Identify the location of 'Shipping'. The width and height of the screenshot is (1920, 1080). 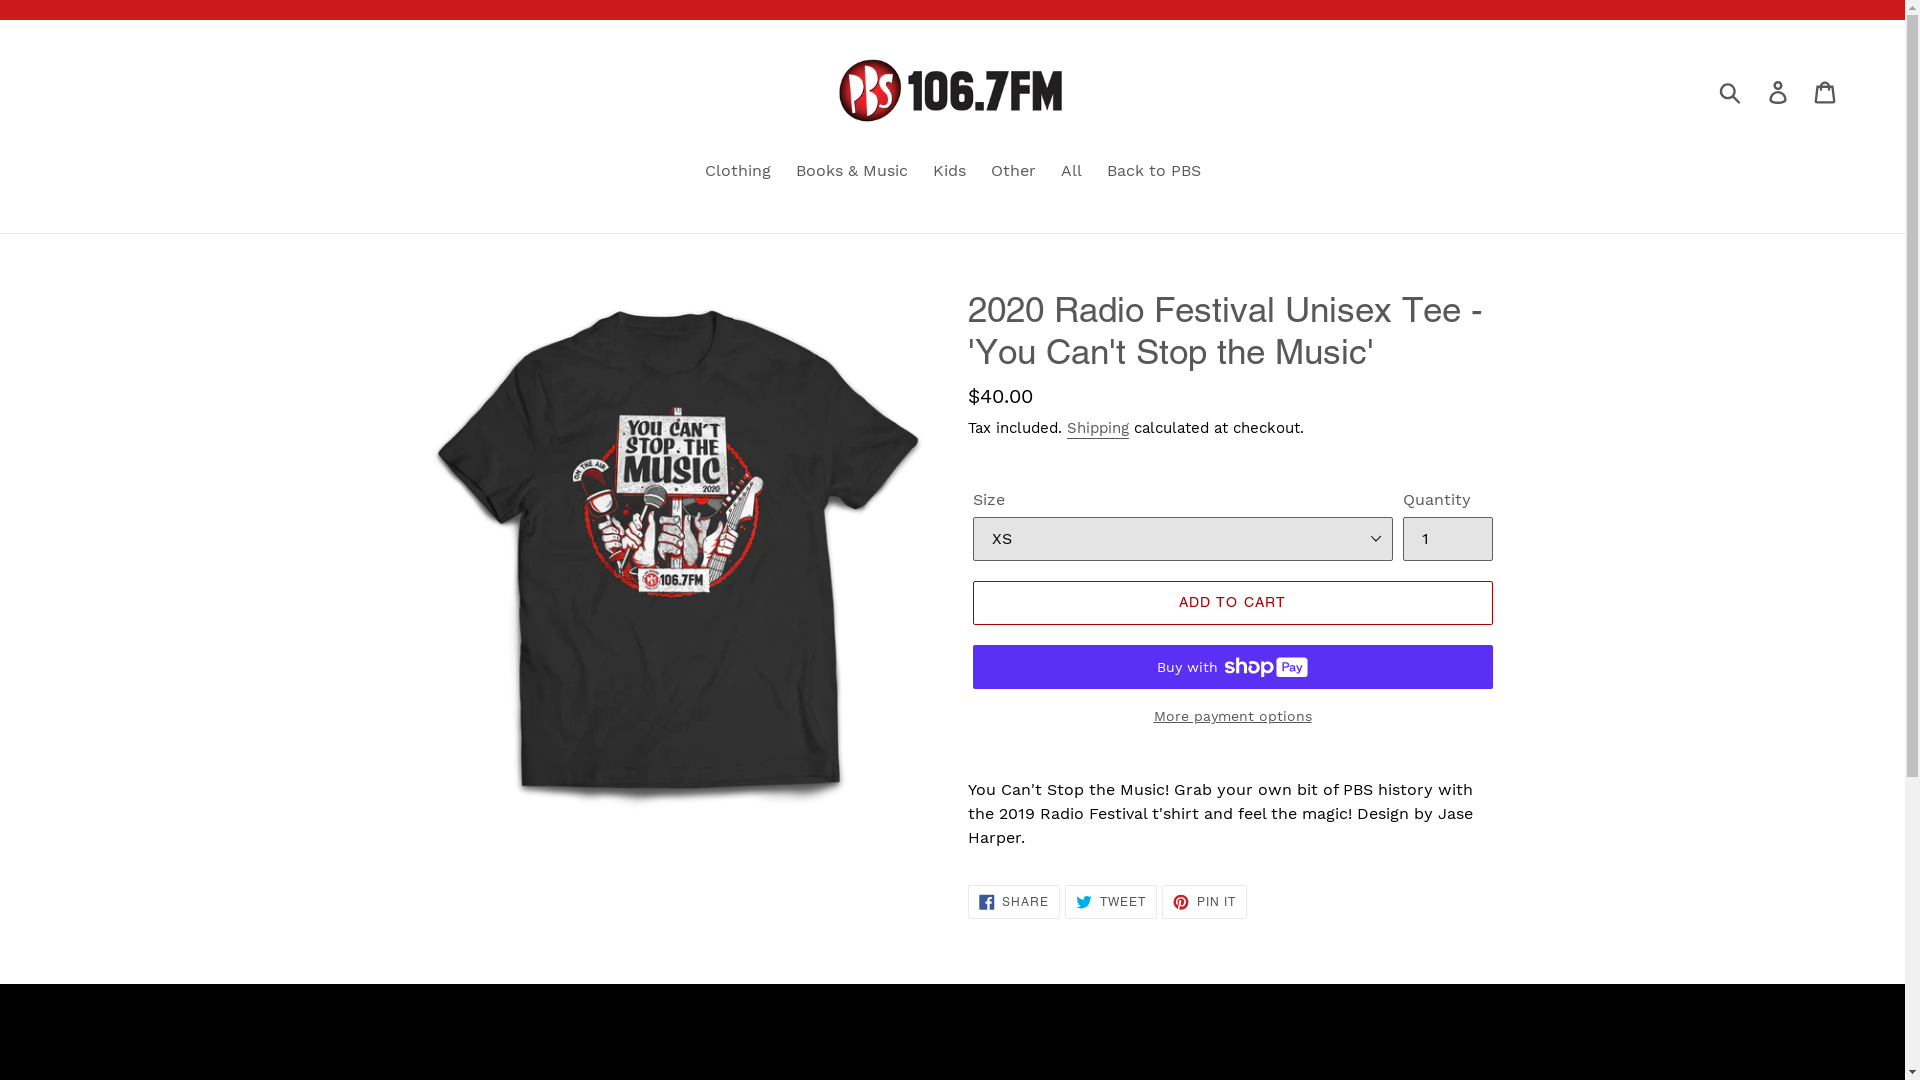
(1096, 427).